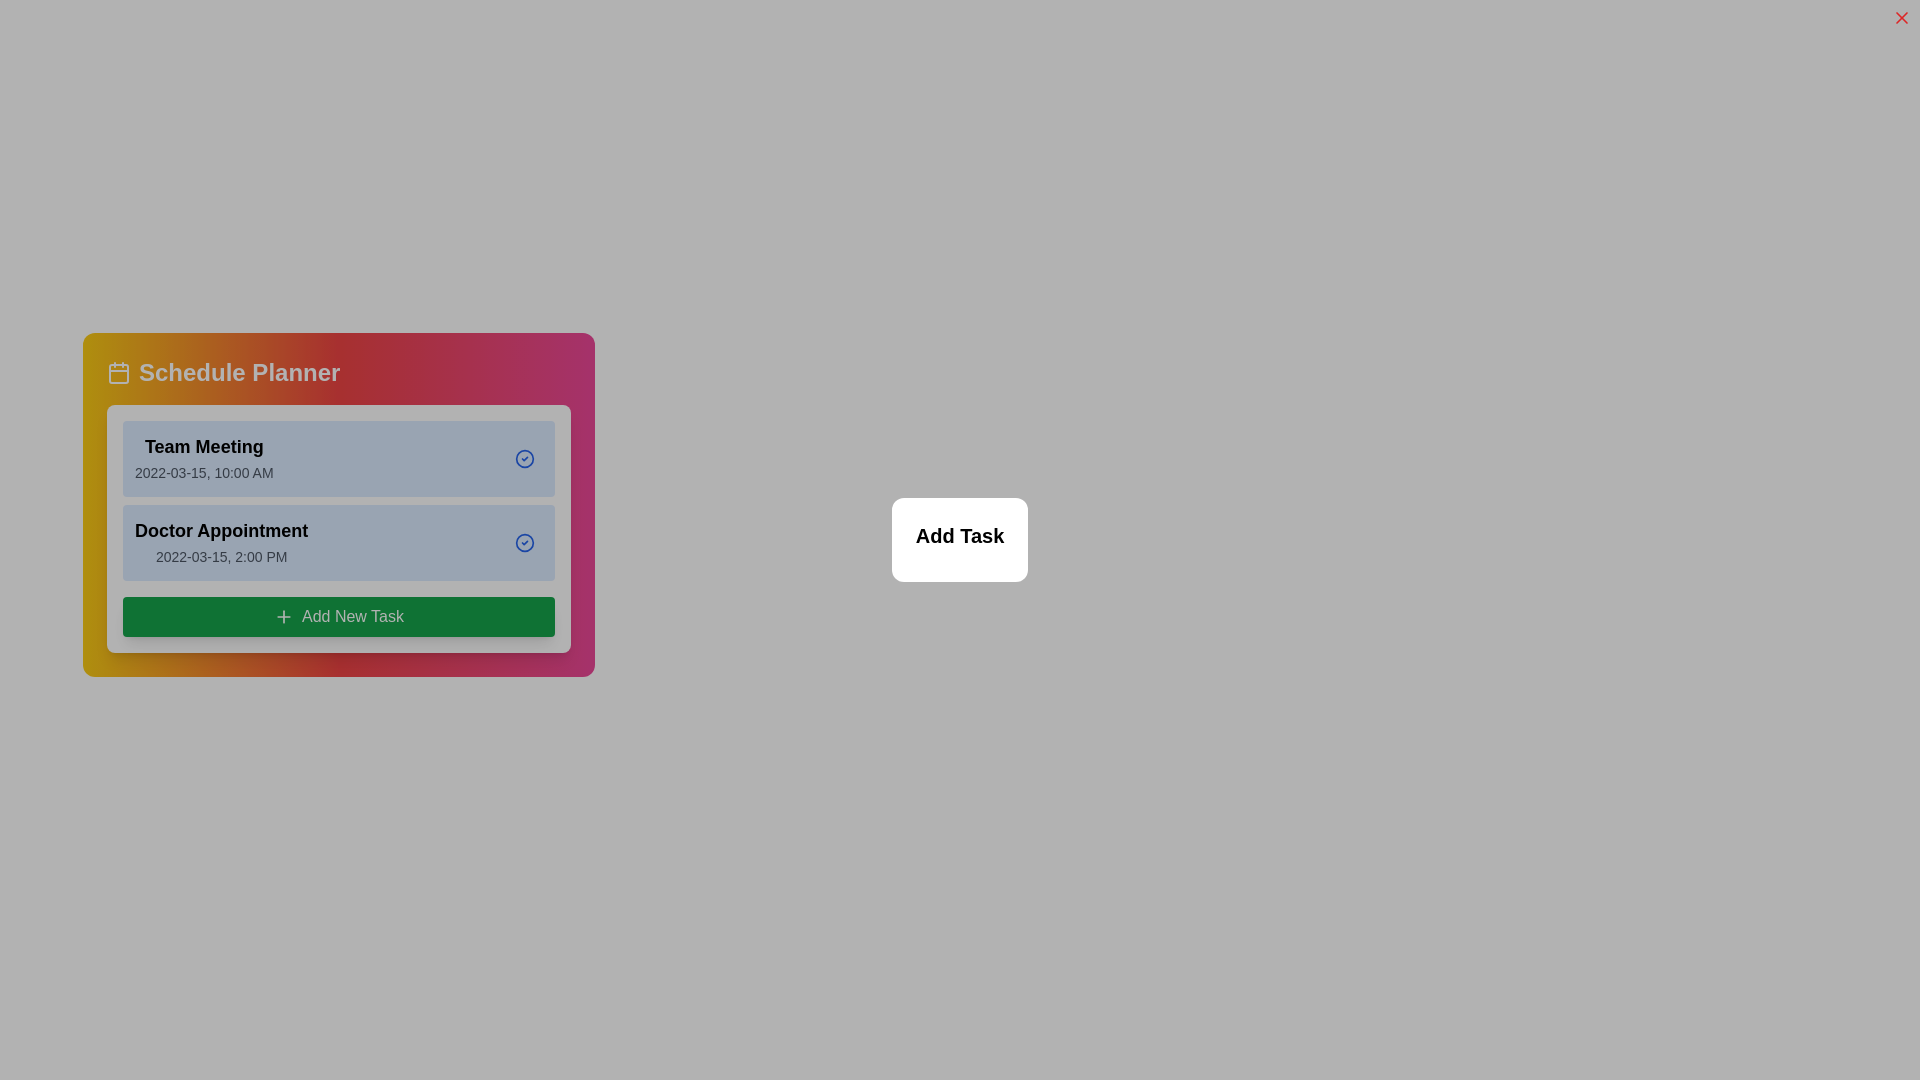  What do you see at coordinates (524, 459) in the screenshot?
I see `the completion status icon located at the top-right of the 'Team Meeting' card in the 'Schedule Planner' interface` at bounding box center [524, 459].